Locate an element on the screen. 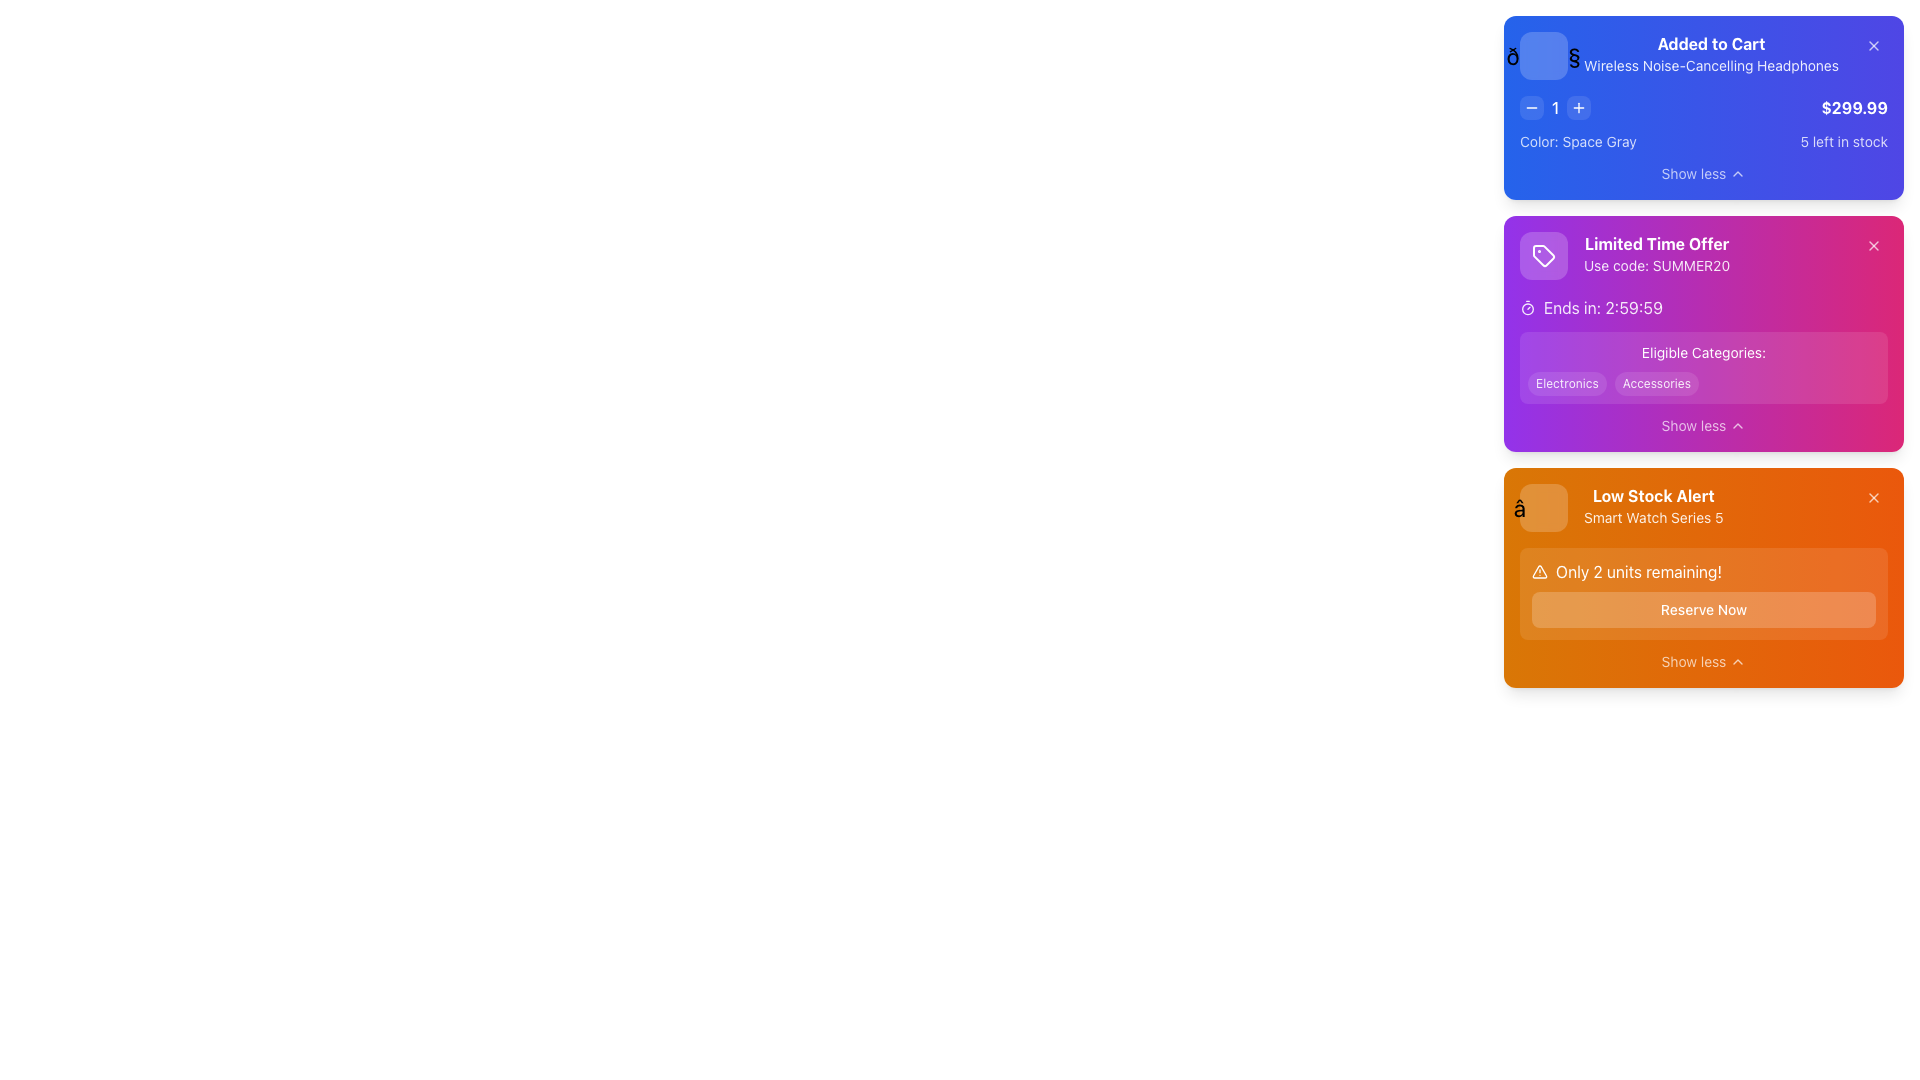 This screenshot has width=1920, height=1080. the circular button with an 'X' icon in the top-right corner of the orange 'Low Stock Alert Smart Watch Series 5' pane is located at coordinates (1872, 496).